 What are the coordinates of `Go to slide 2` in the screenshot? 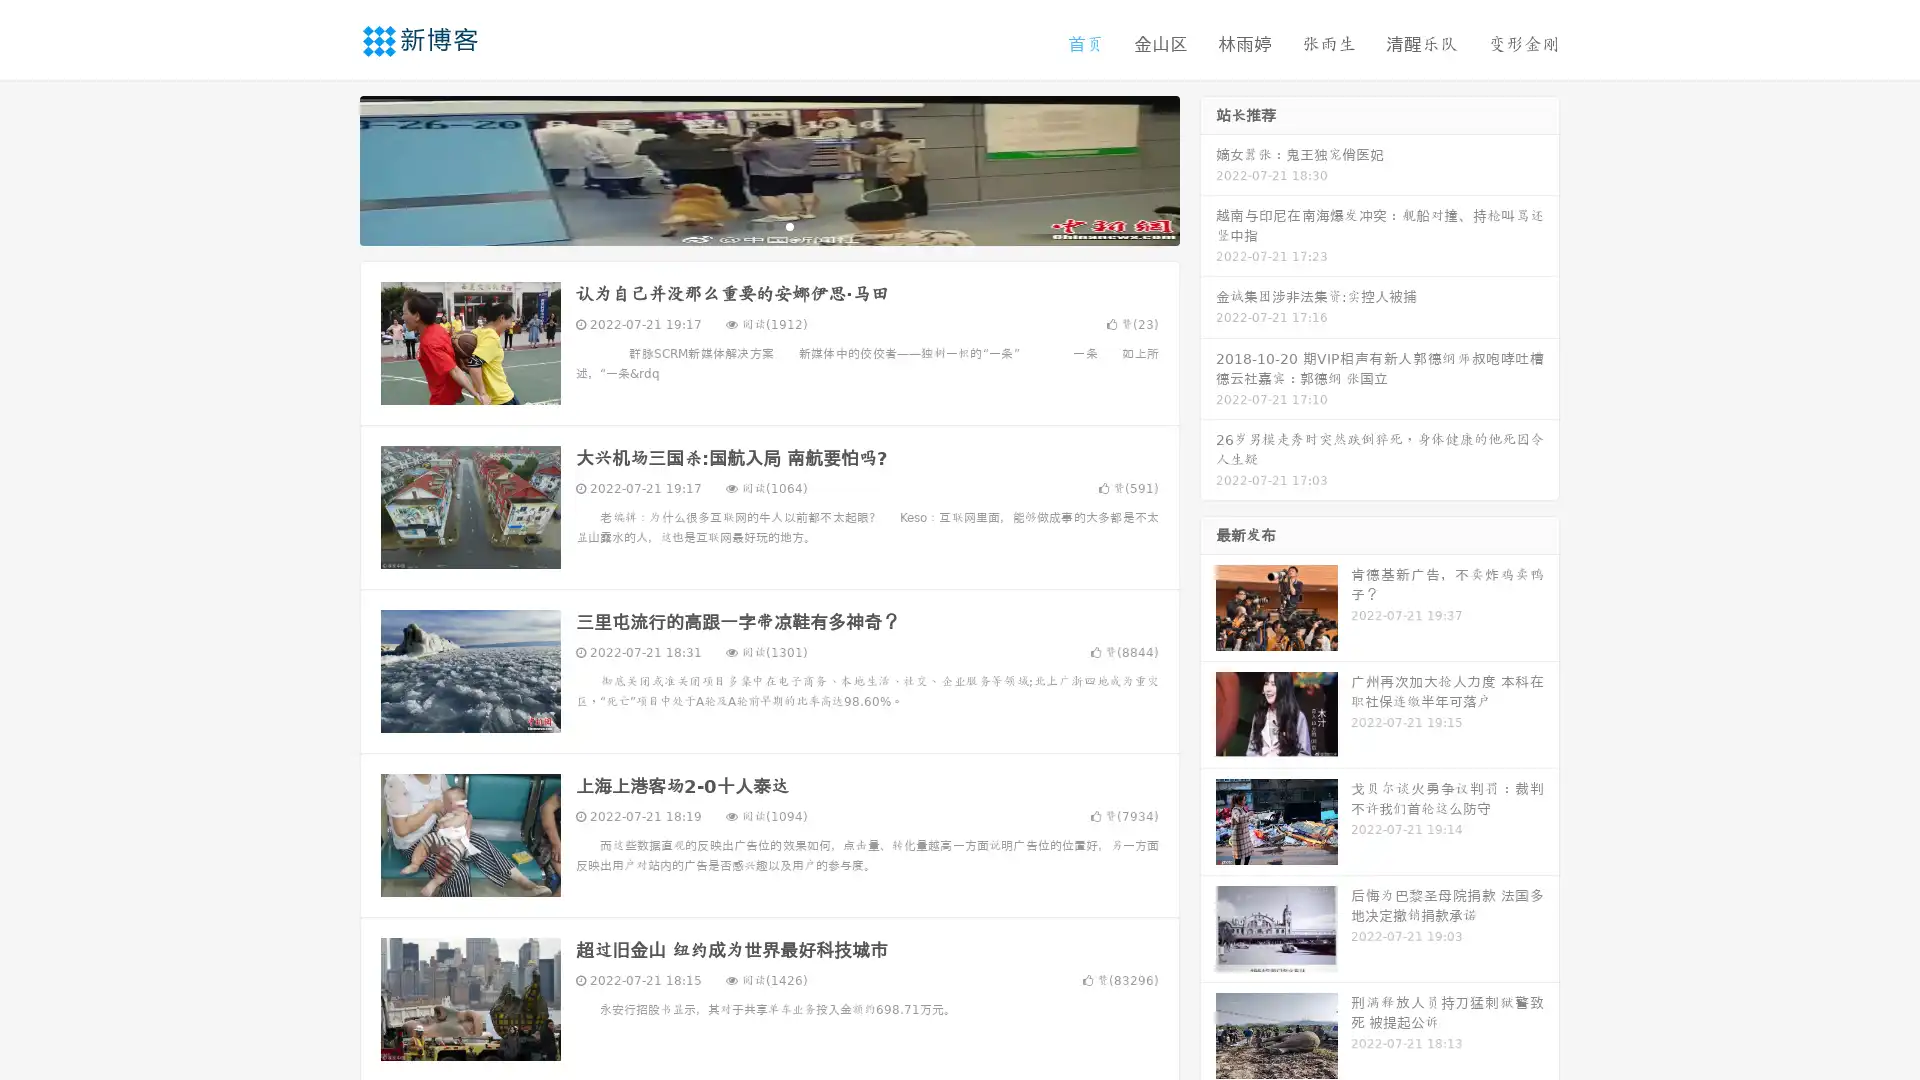 It's located at (768, 225).